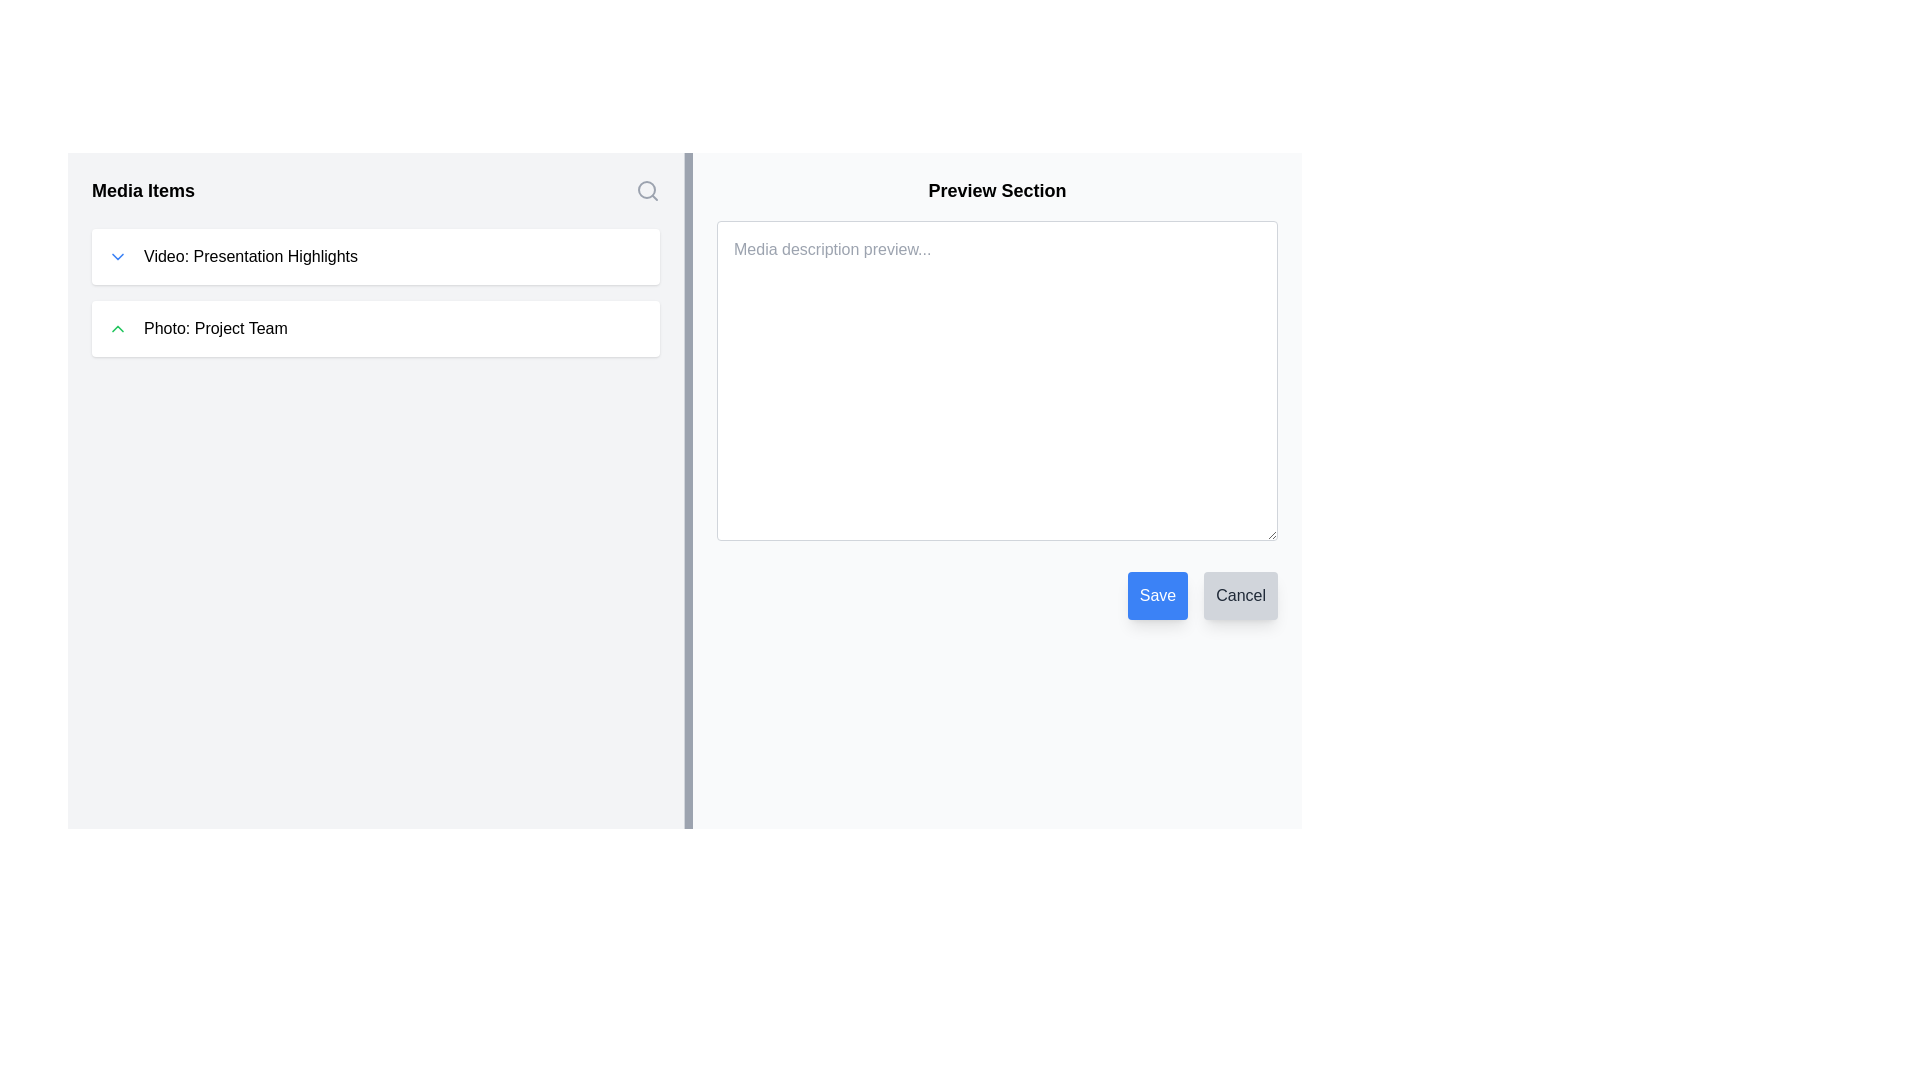 The image size is (1920, 1080). I want to click on the downward-facing chevron icon adjacent to 'Video: Presentation Highlights', so click(117, 256).